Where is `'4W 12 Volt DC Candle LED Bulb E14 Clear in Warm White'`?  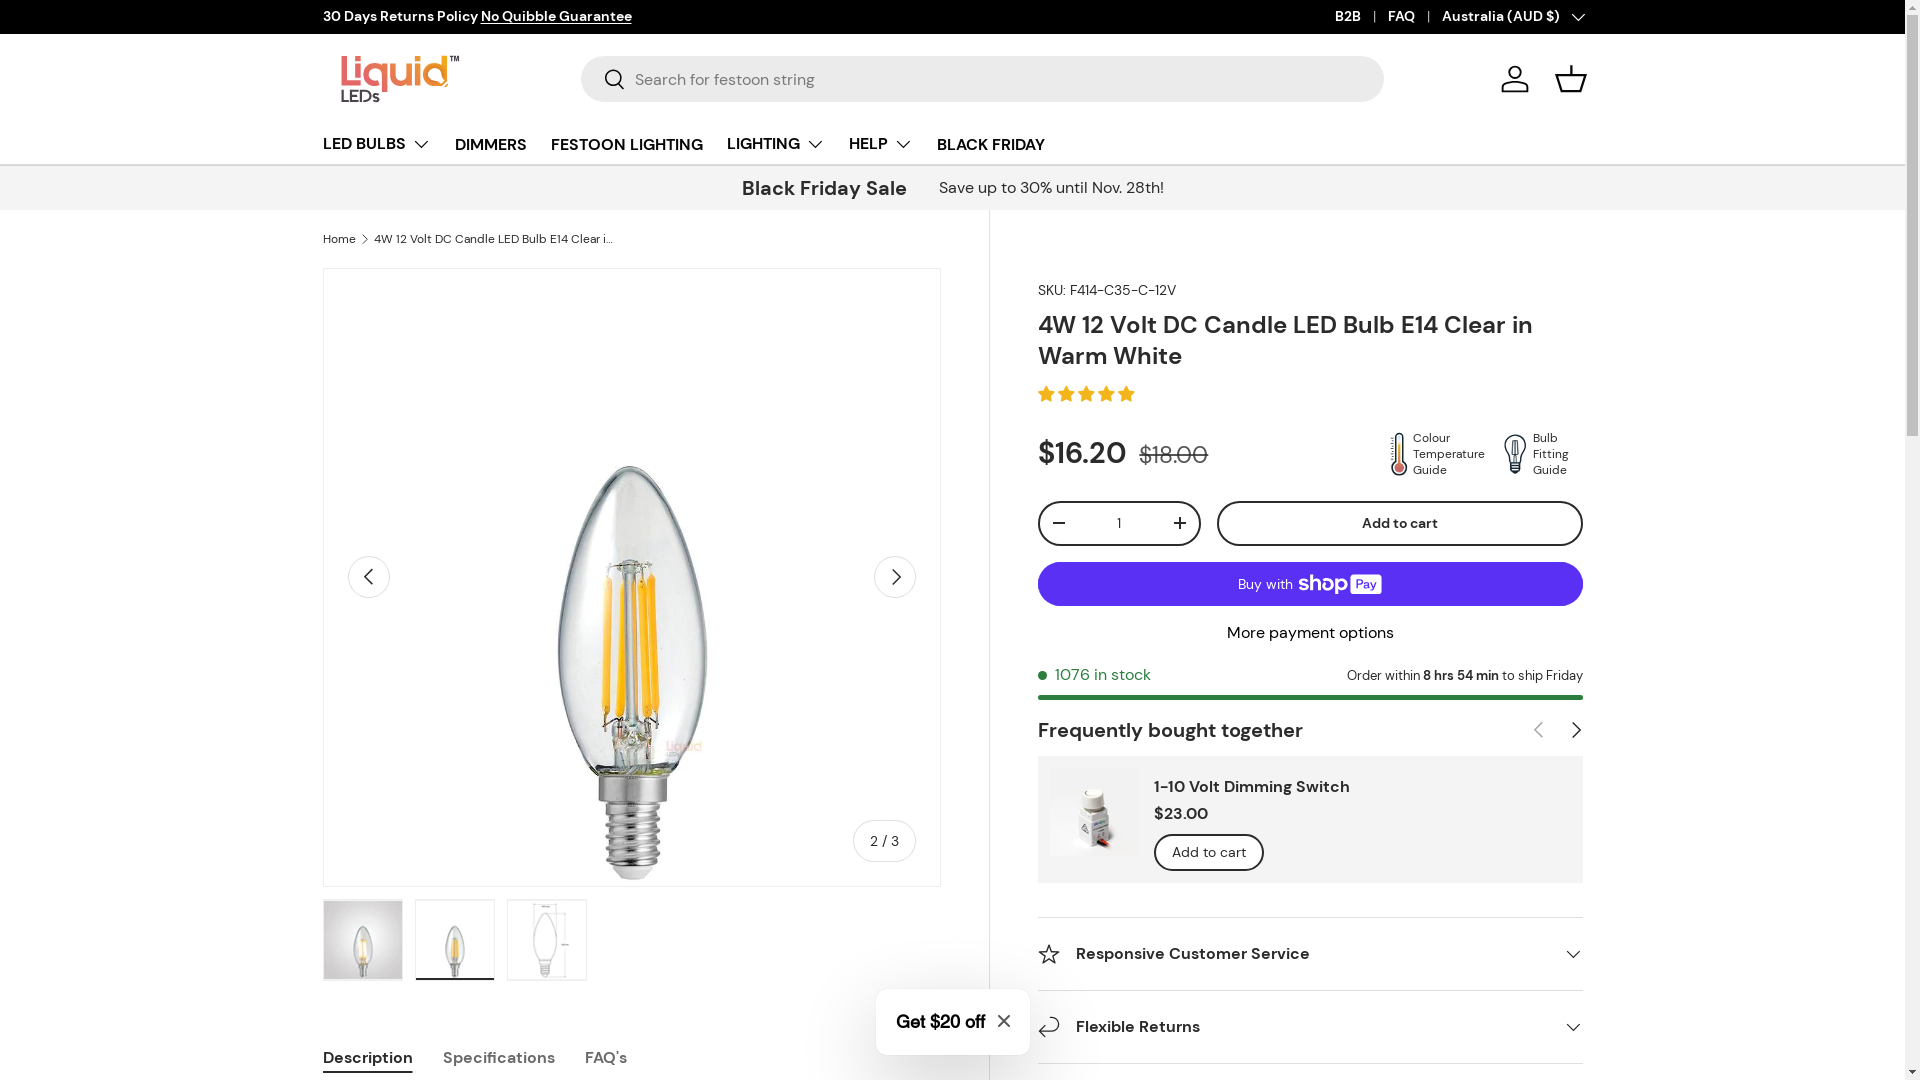
'4W 12 Volt DC Candle LED Bulb E14 Clear in Warm White' is located at coordinates (494, 238).